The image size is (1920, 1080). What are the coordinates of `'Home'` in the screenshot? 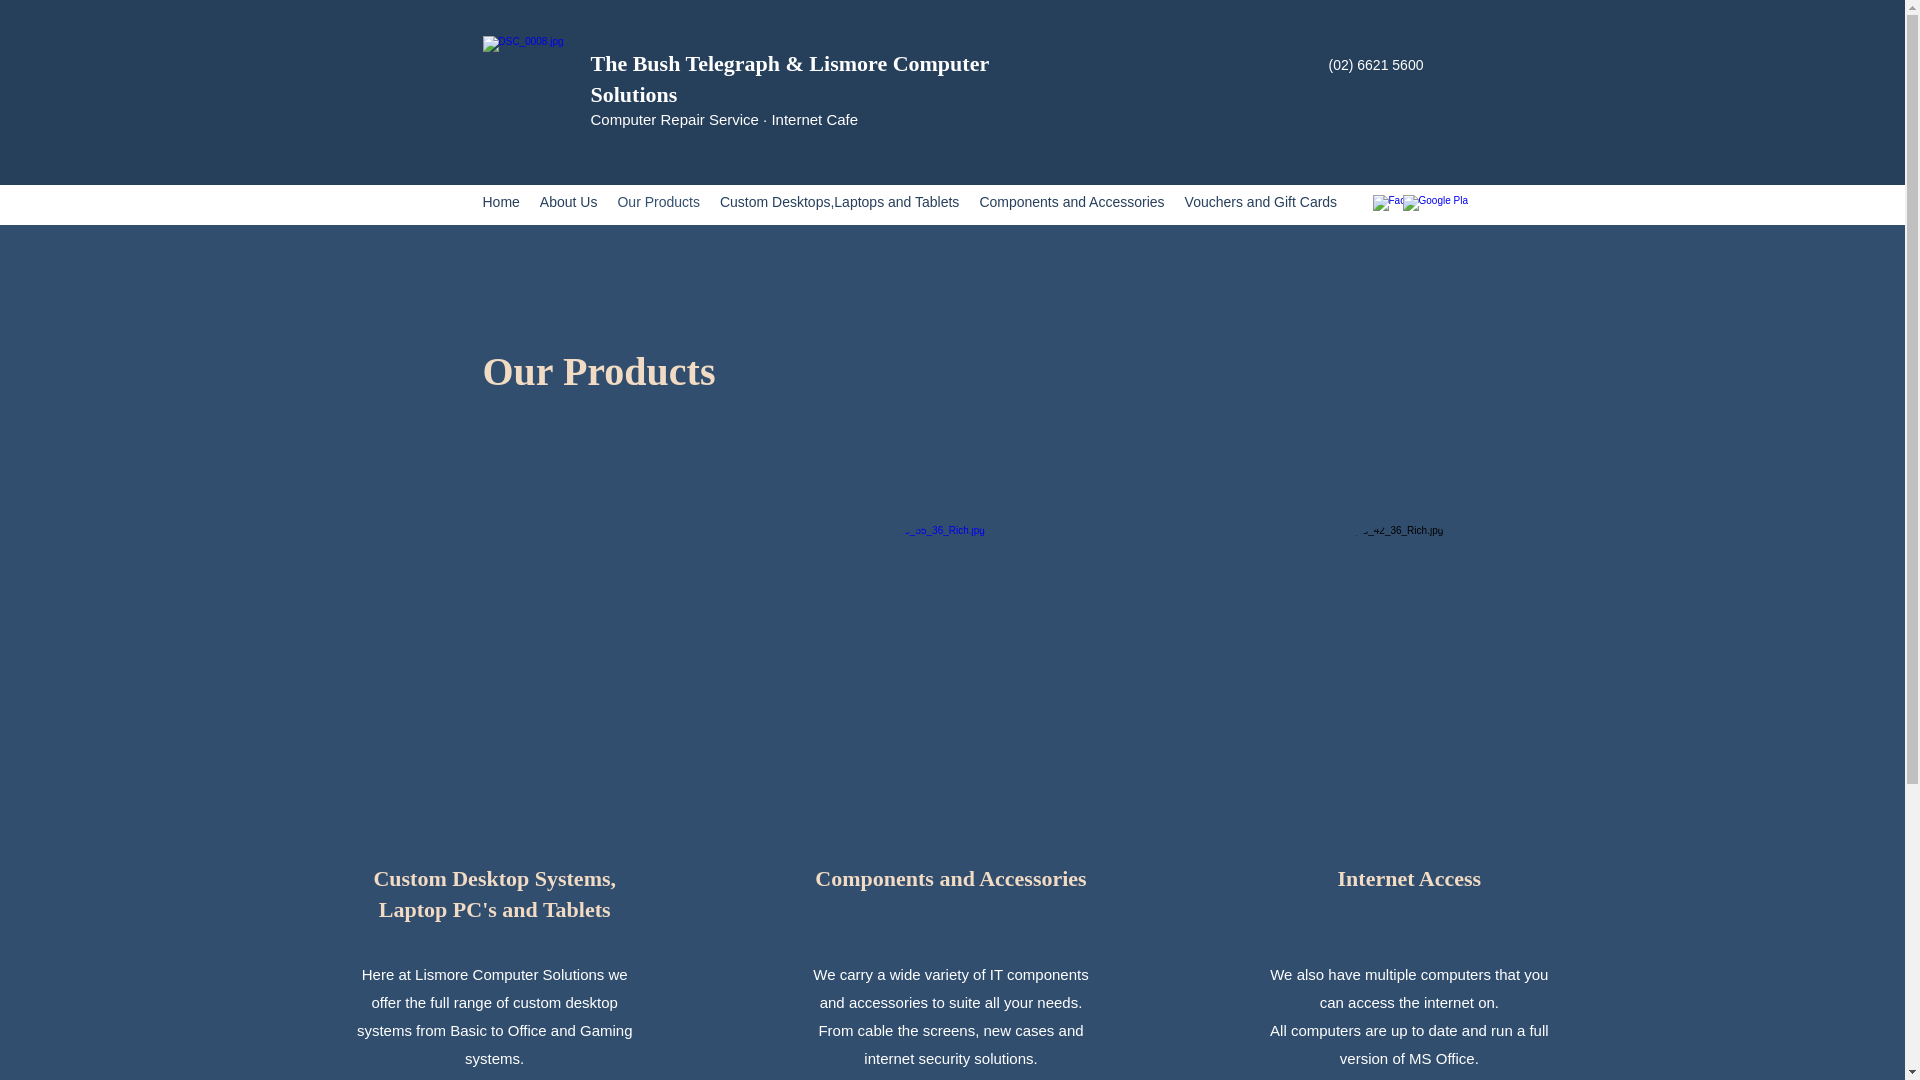 It's located at (500, 204).